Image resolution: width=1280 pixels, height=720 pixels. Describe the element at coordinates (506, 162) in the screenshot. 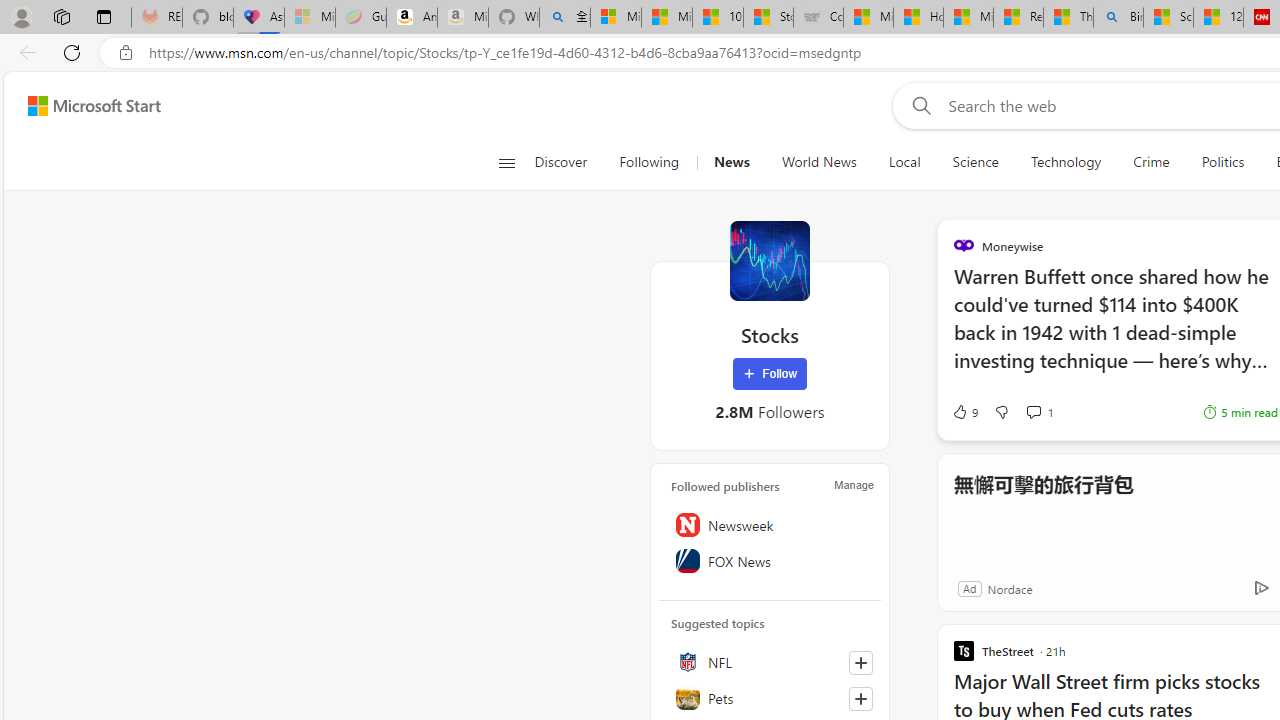

I see `'Class: button-glyph'` at that location.